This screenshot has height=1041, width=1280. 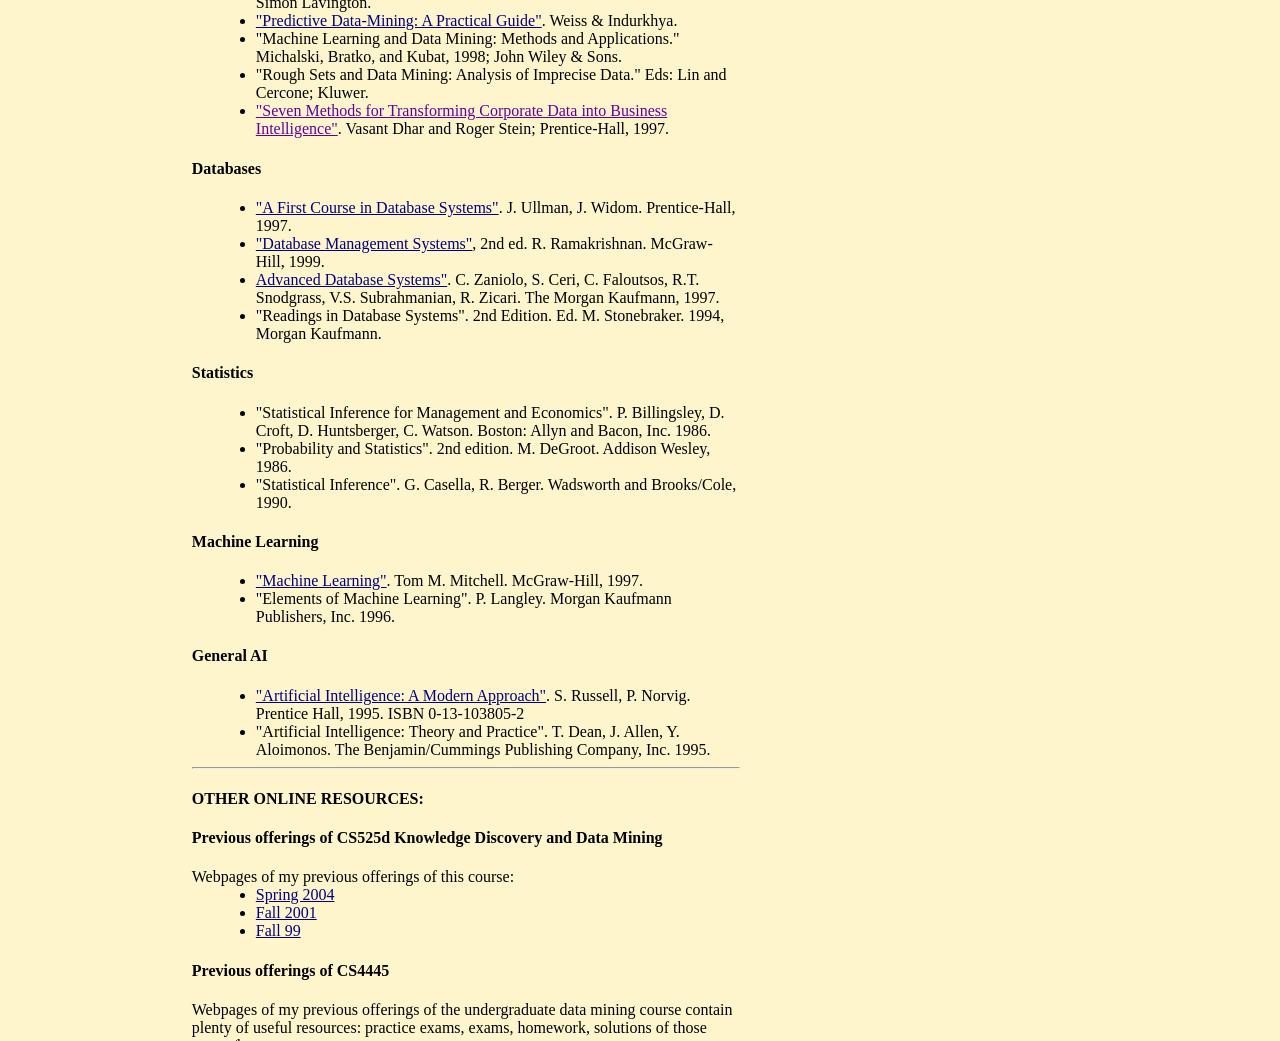 What do you see at coordinates (471, 702) in the screenshot?
I see `'. 
S. Russell, P. Norvig. 
Prentice Hall, 1995. ISBN 0-13-103805-2'` at bounding box center [471, 702].